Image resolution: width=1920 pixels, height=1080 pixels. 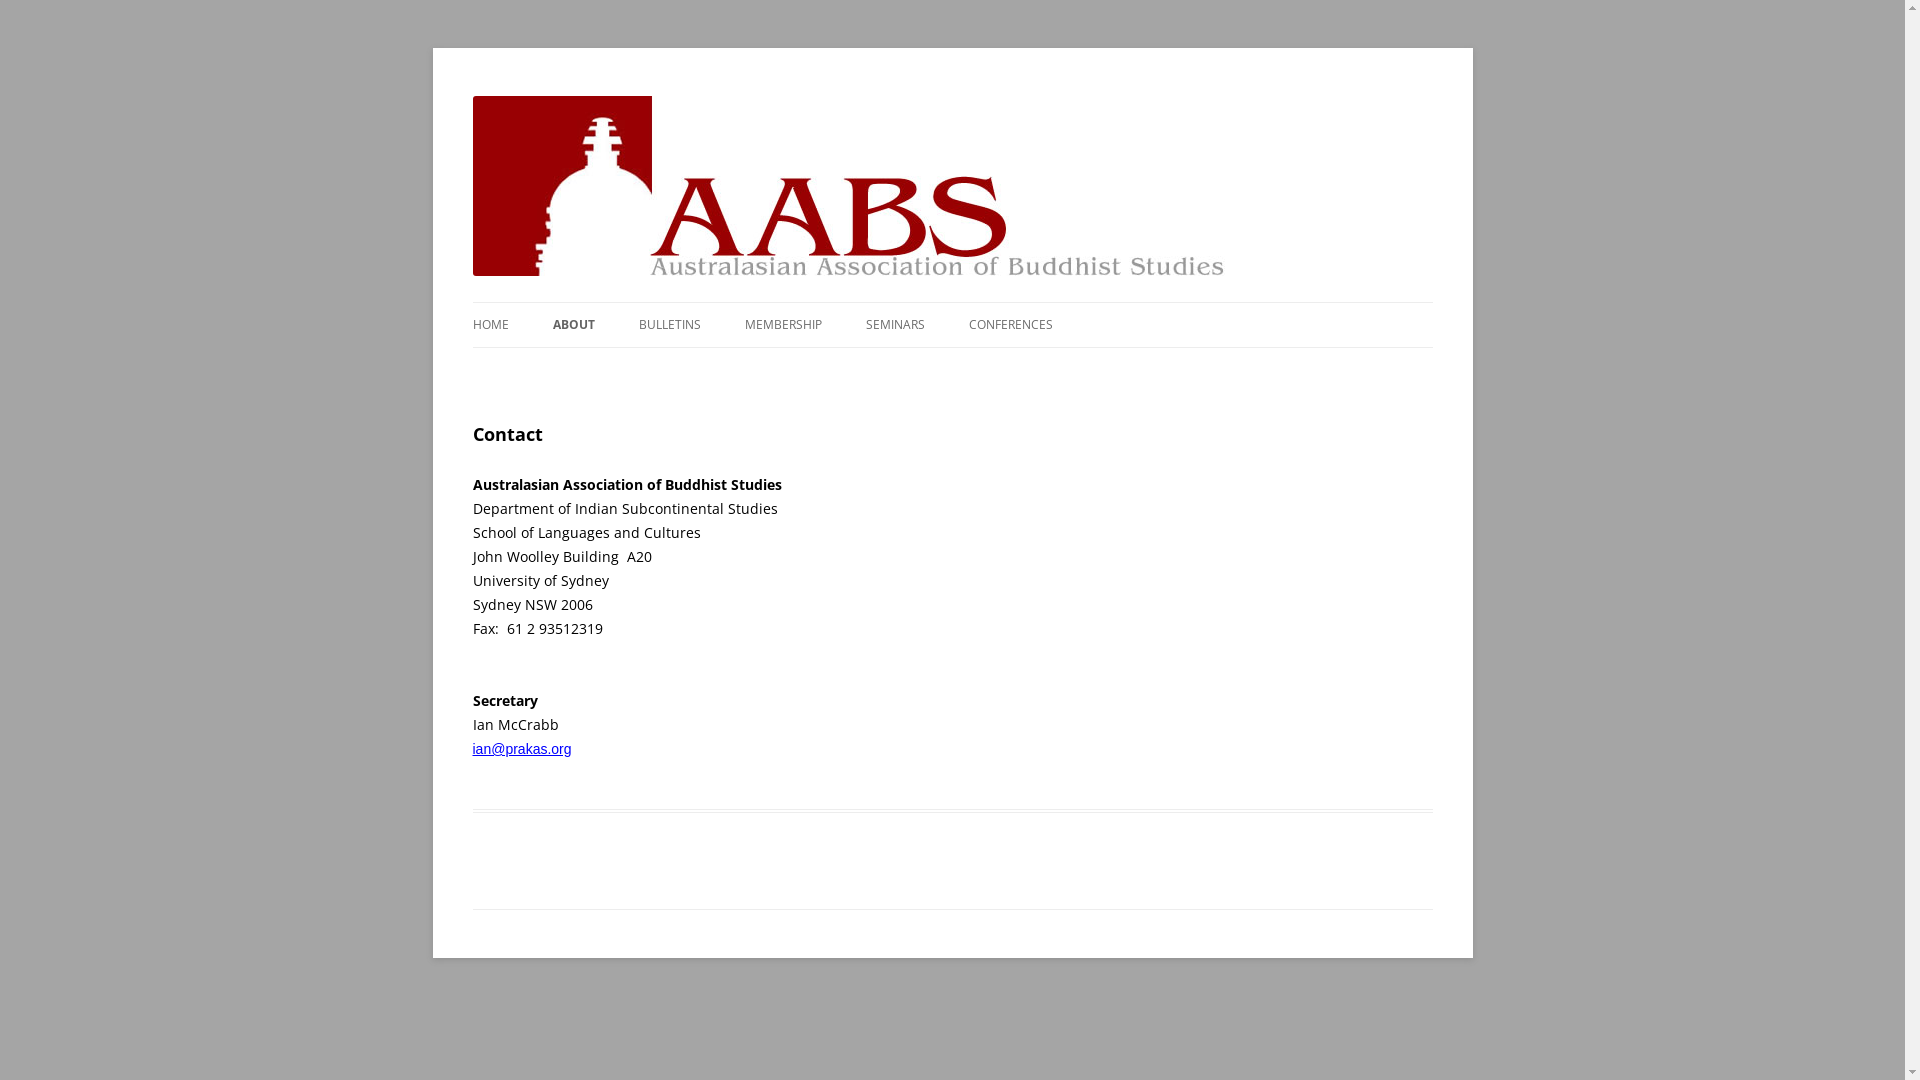 What do you see at coordinates (1009, 323) in the screenshot?
I see `'CONFERENCES'` at bounding box center [1009, 323].